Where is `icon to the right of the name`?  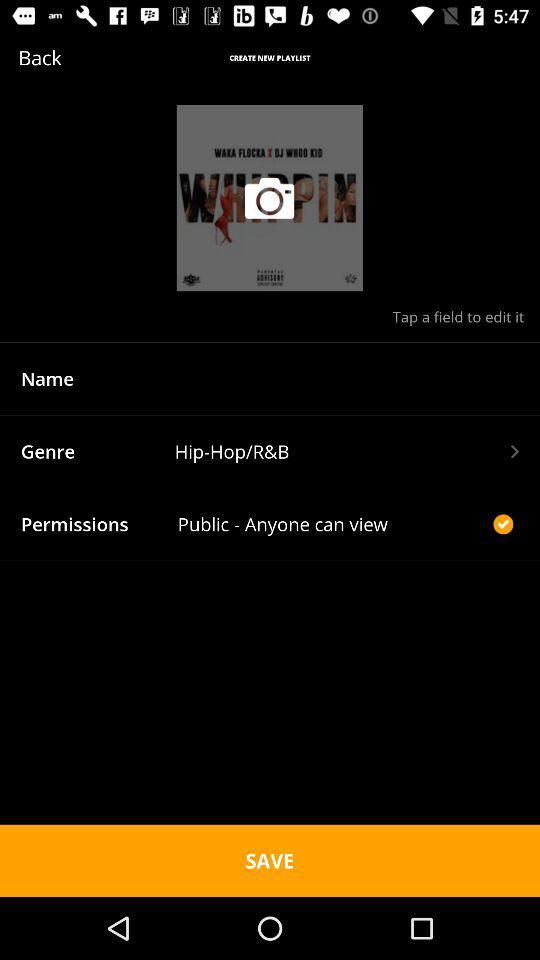 icon to the right of the name is located at coordinates (345, 377).